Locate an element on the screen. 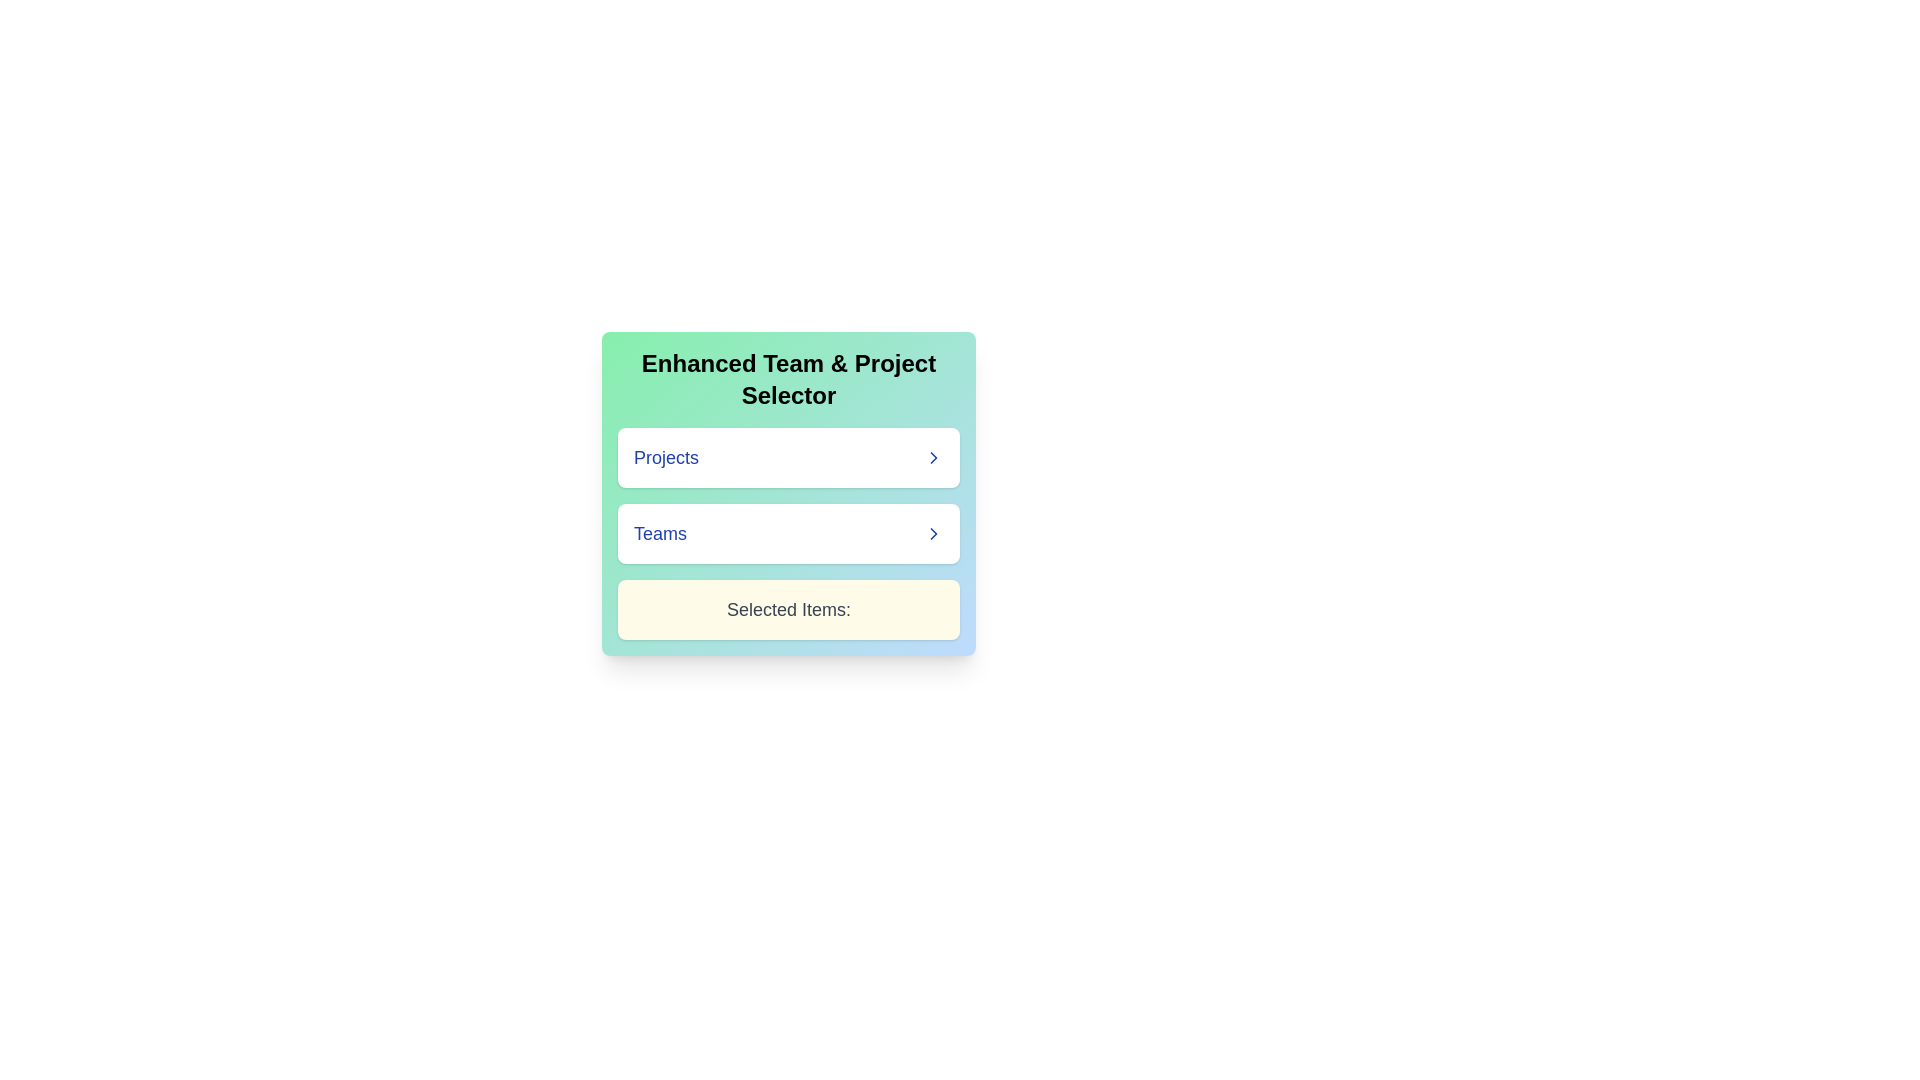 The height and width of the screenshot is (1080, 1920). the static text label indicating 'Selected Items', which is located within a light yellow box beneath the Projects and Teams dropdown buttons is located at coordinates (787, 608).